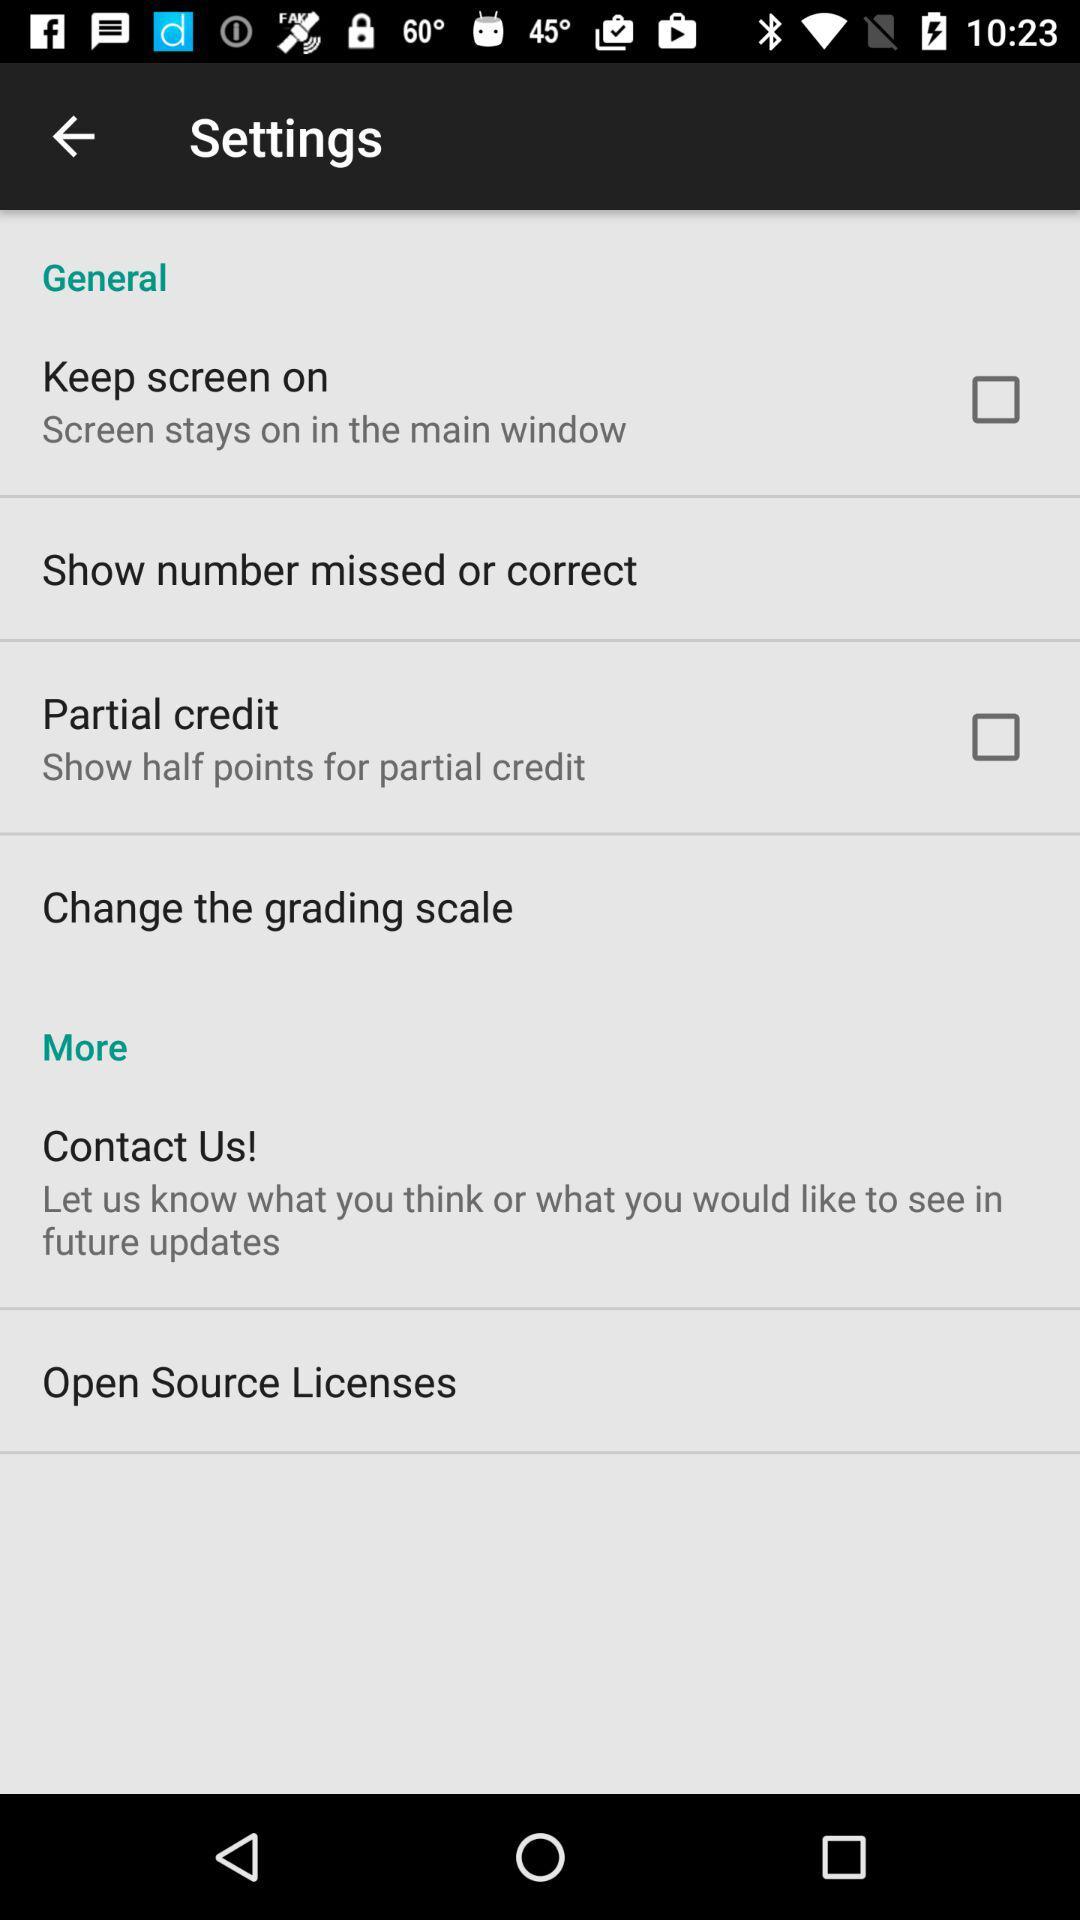 The height and width of the screenshot is (1920, 1080). Describe the element at coordinates (995, 399) in the screenshot. I see `the box which is beside keep screen on` at that location.